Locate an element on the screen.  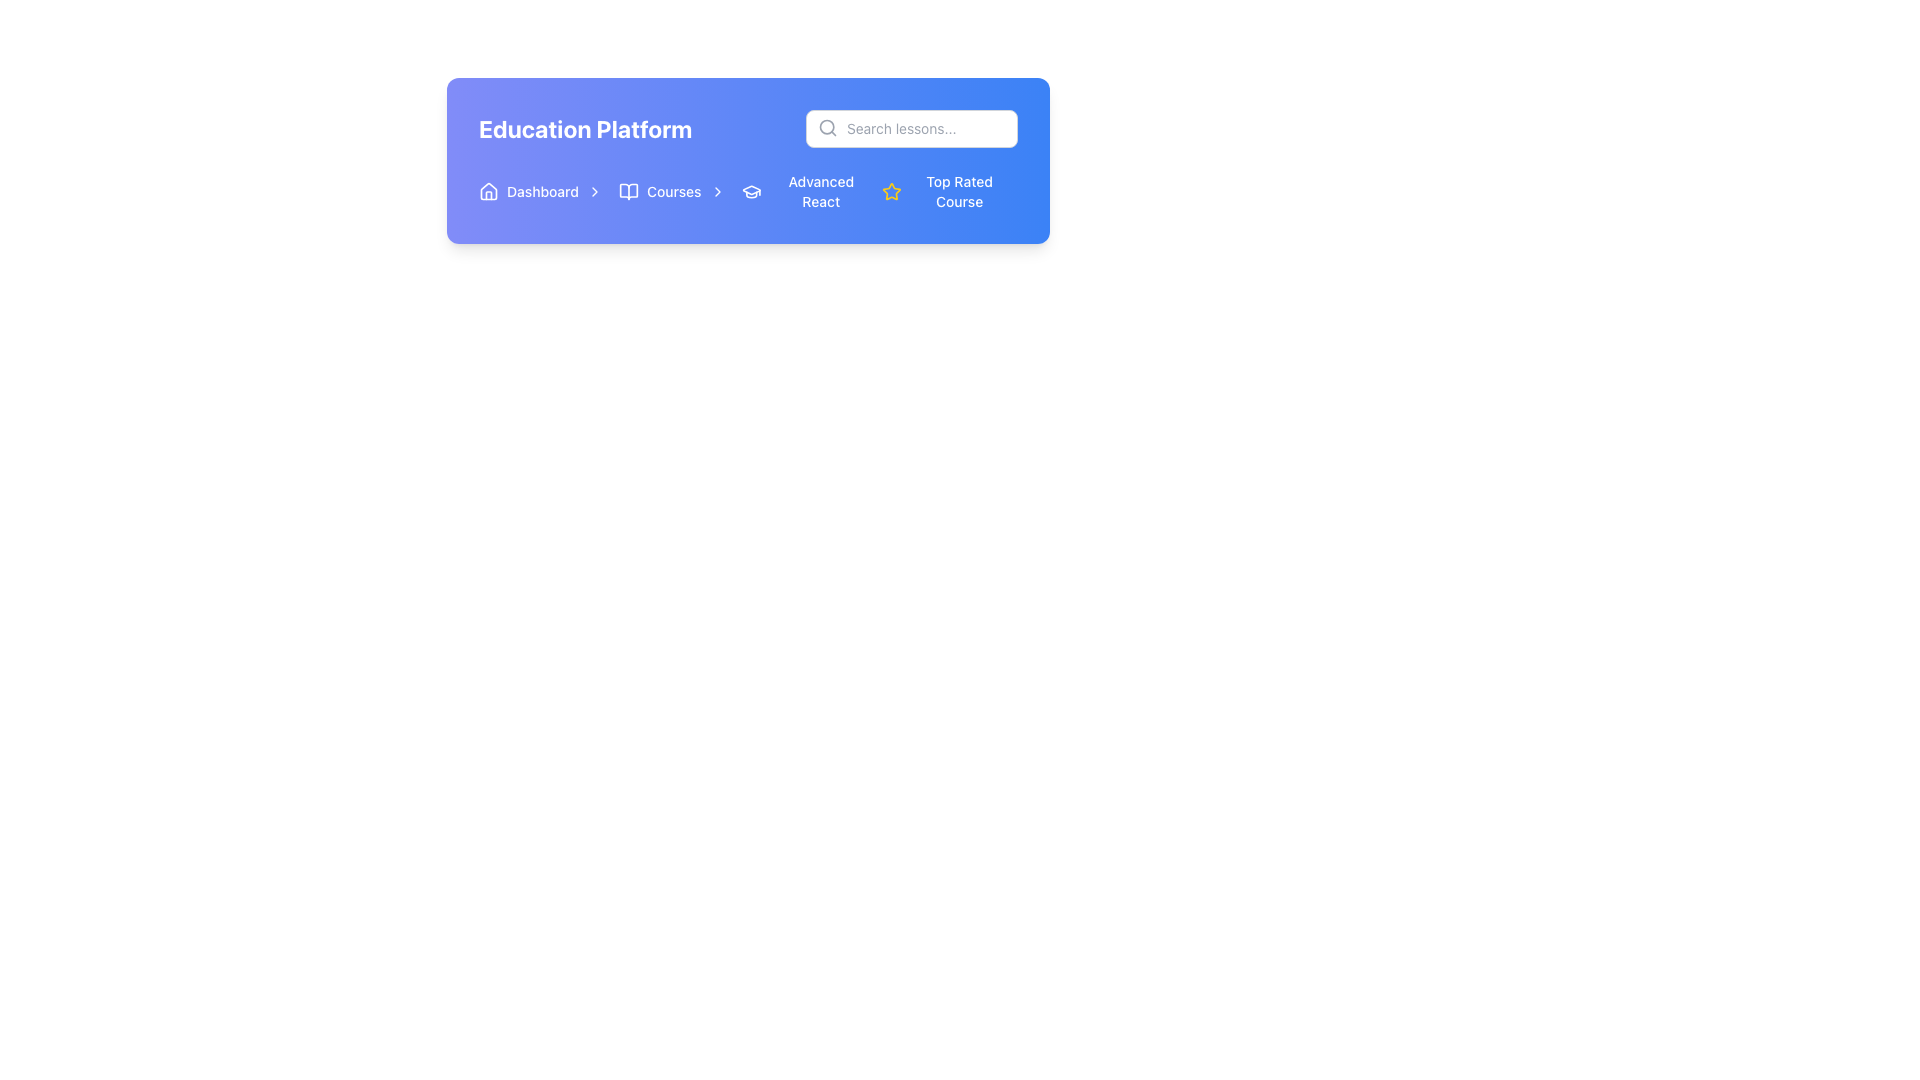
the 'Top Rated Course' icon located in the navigation bar, which serves as a visual indicator of the feature is located at coordinates (890, 192).